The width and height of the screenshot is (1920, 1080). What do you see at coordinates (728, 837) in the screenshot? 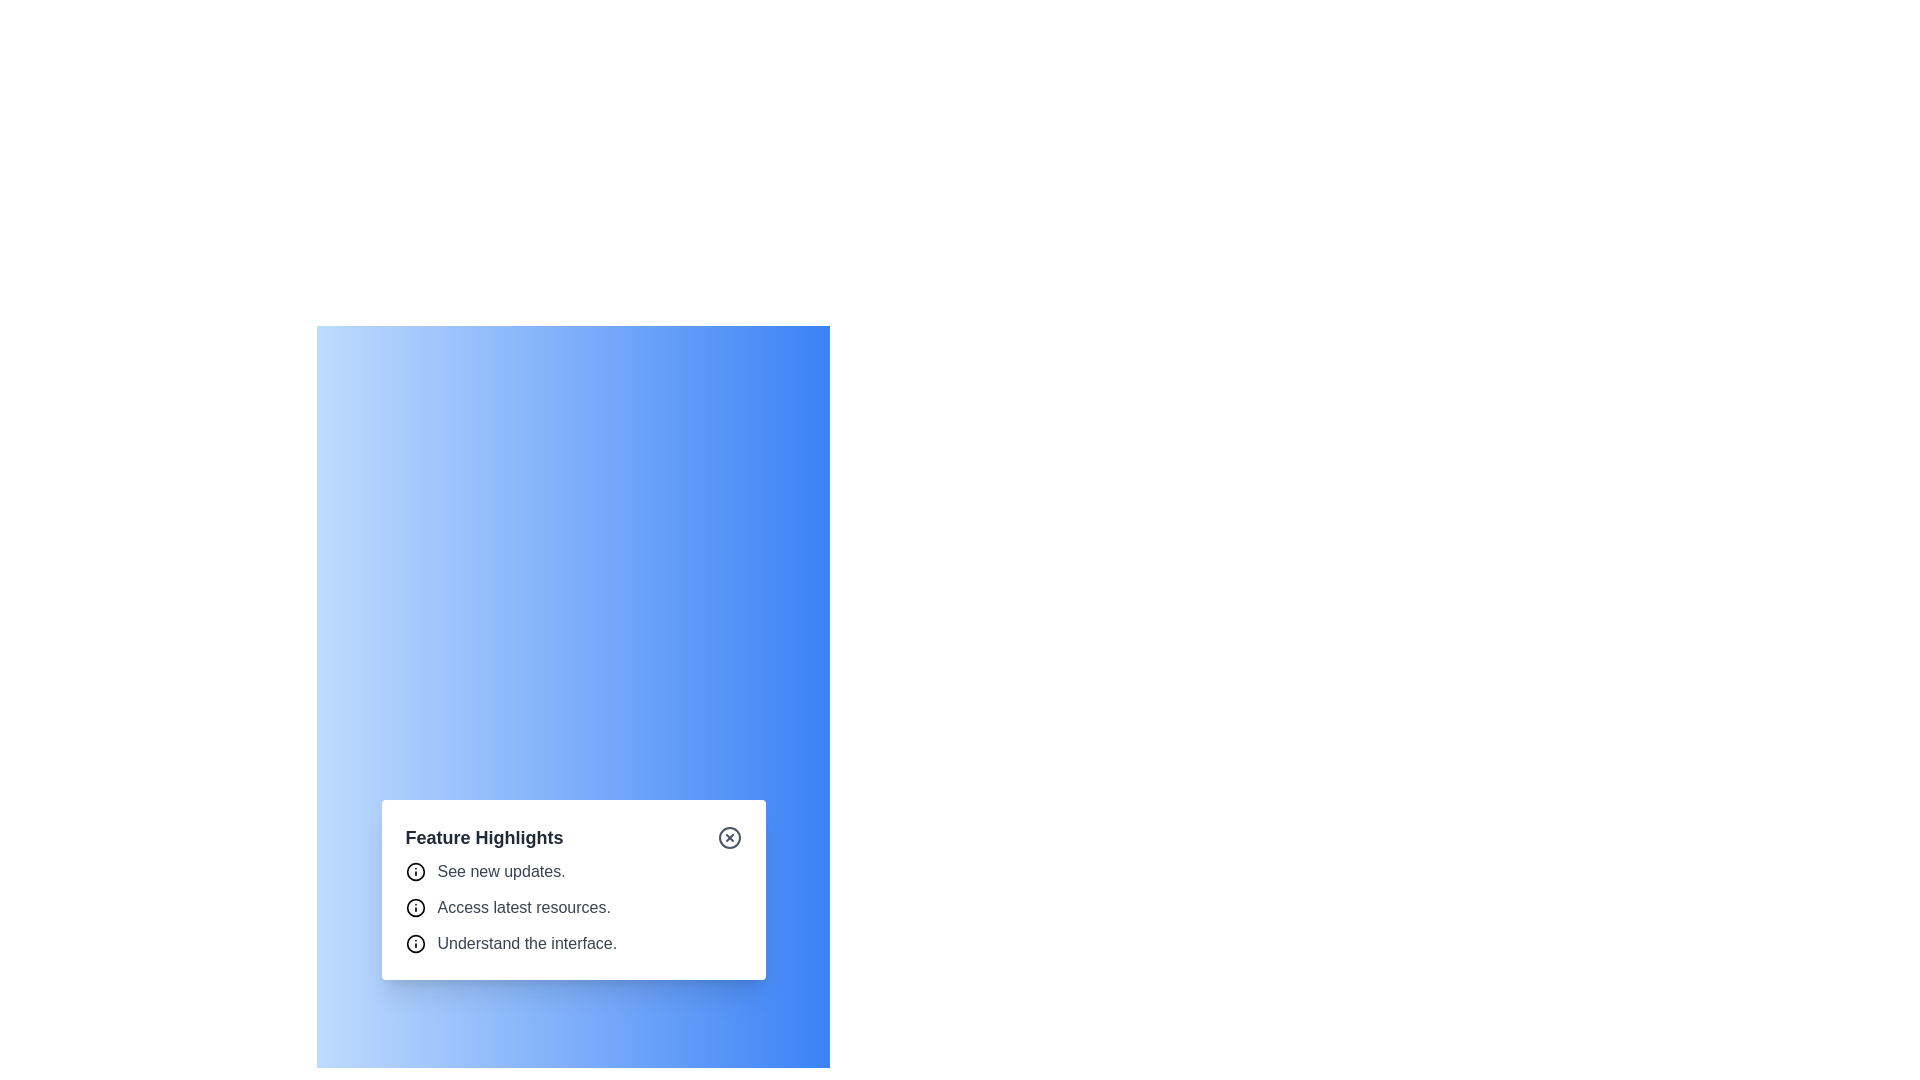
I see `the button located on the right side of the 'Feature Highlights' section header` at bounding box center [728, 837].